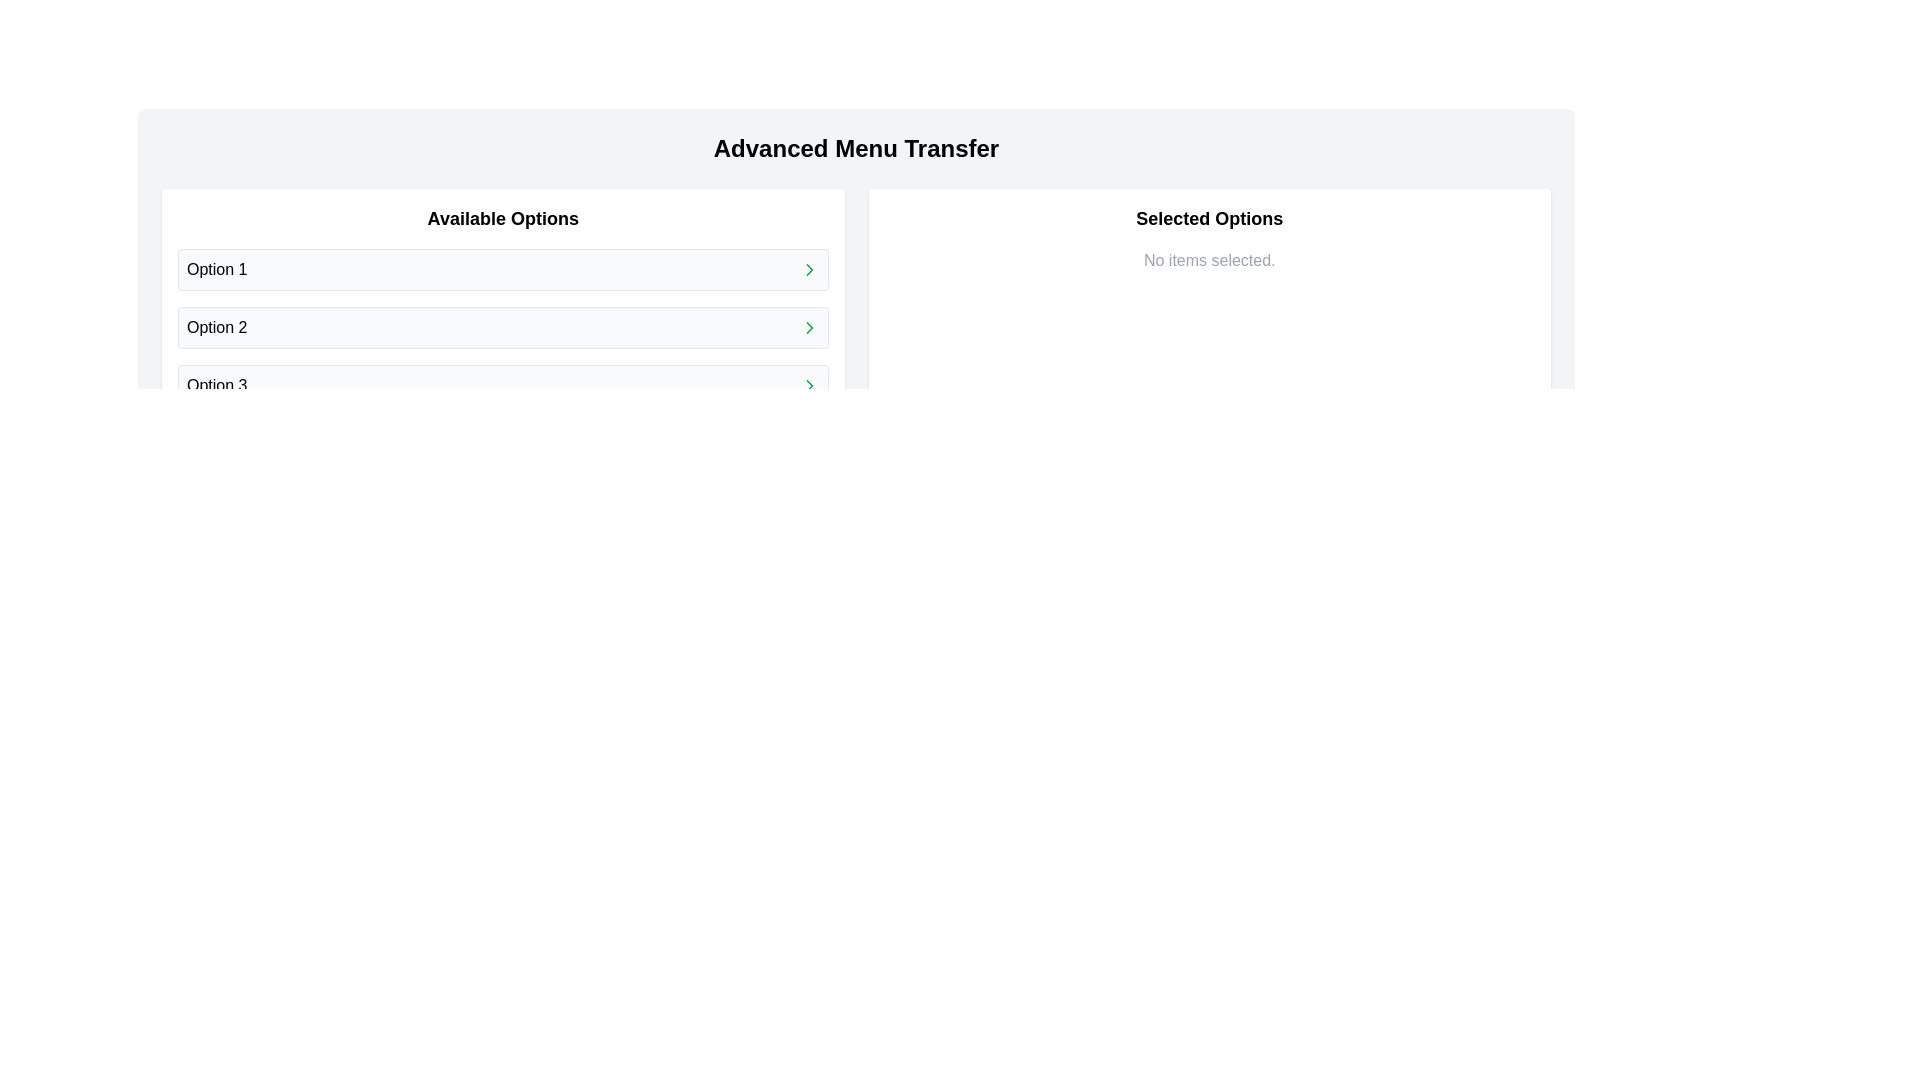  I want to click on the bold text label displaying 'Available Options', which is styled prominently as a header for the associated content, so click(503, 219).